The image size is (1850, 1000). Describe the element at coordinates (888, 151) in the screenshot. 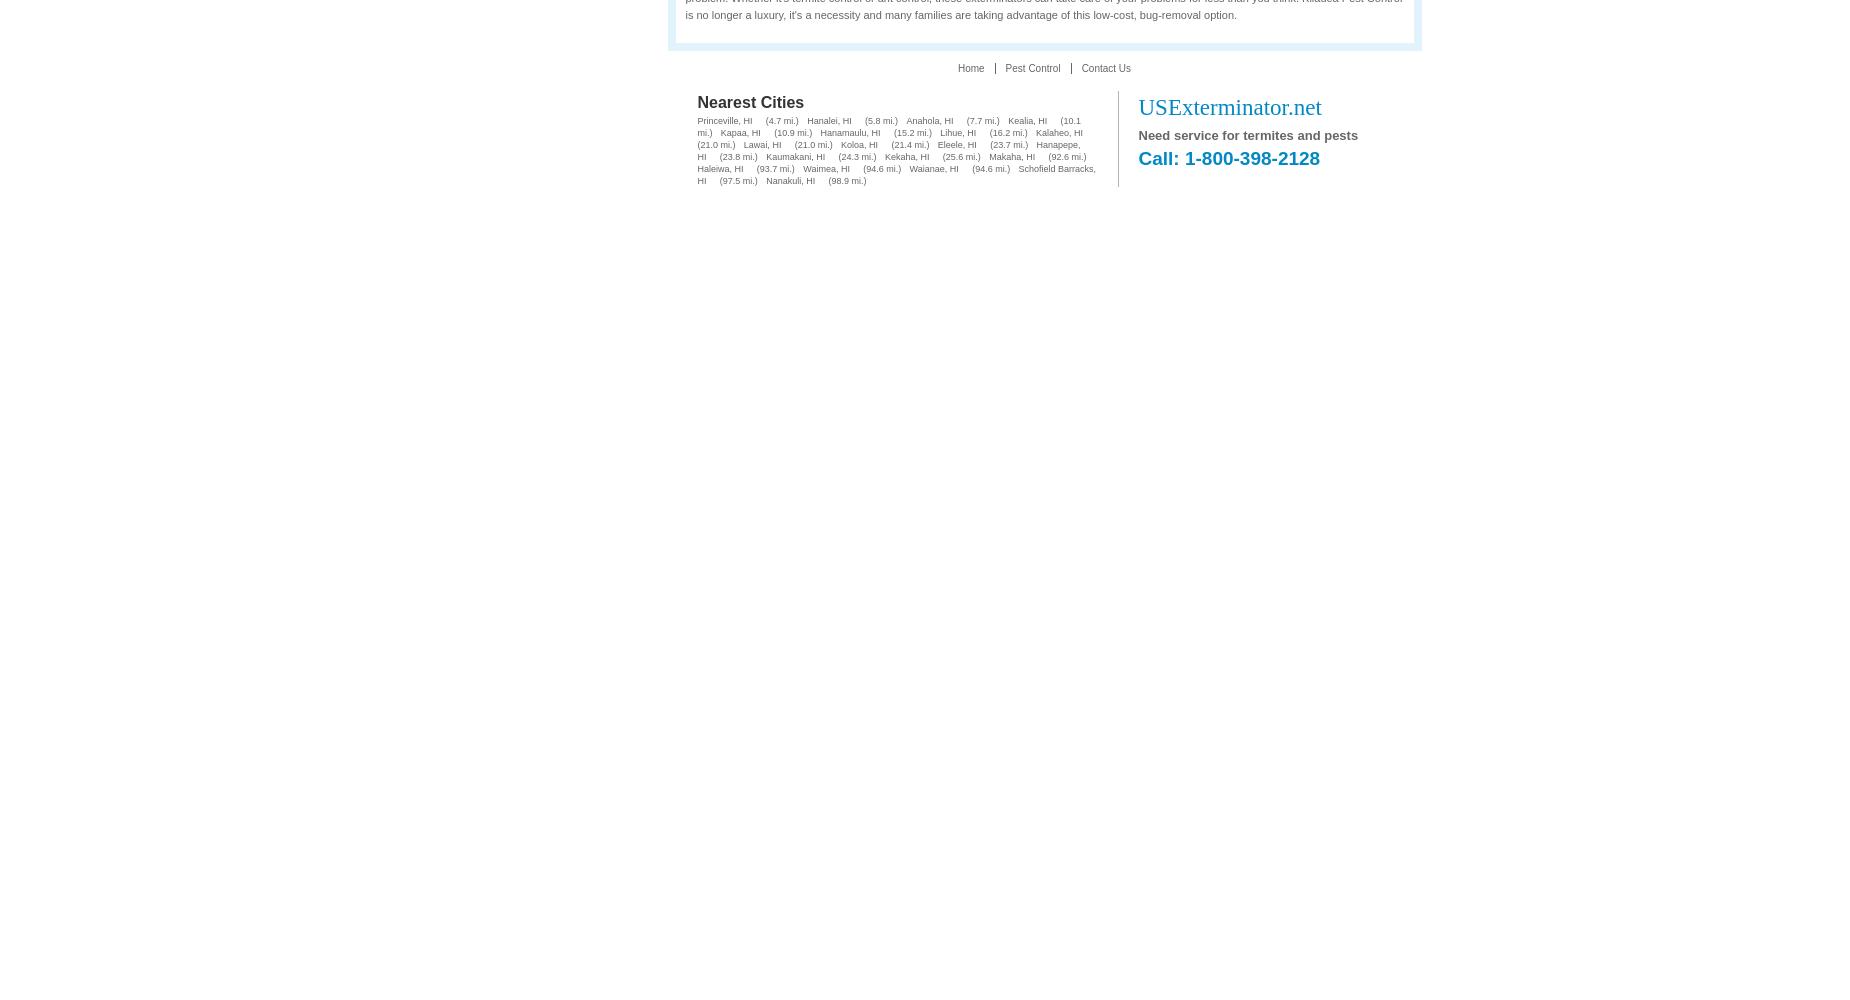

I see `'Hanapepe, HI'` at that location.